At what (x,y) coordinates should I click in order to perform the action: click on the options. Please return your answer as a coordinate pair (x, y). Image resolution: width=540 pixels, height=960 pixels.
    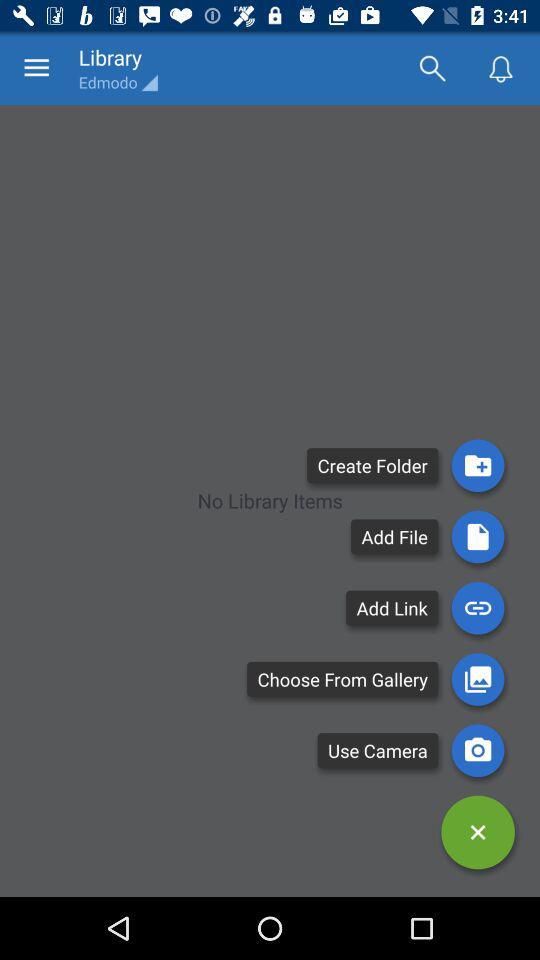
    Looking at the image, I should click on (477, 832).